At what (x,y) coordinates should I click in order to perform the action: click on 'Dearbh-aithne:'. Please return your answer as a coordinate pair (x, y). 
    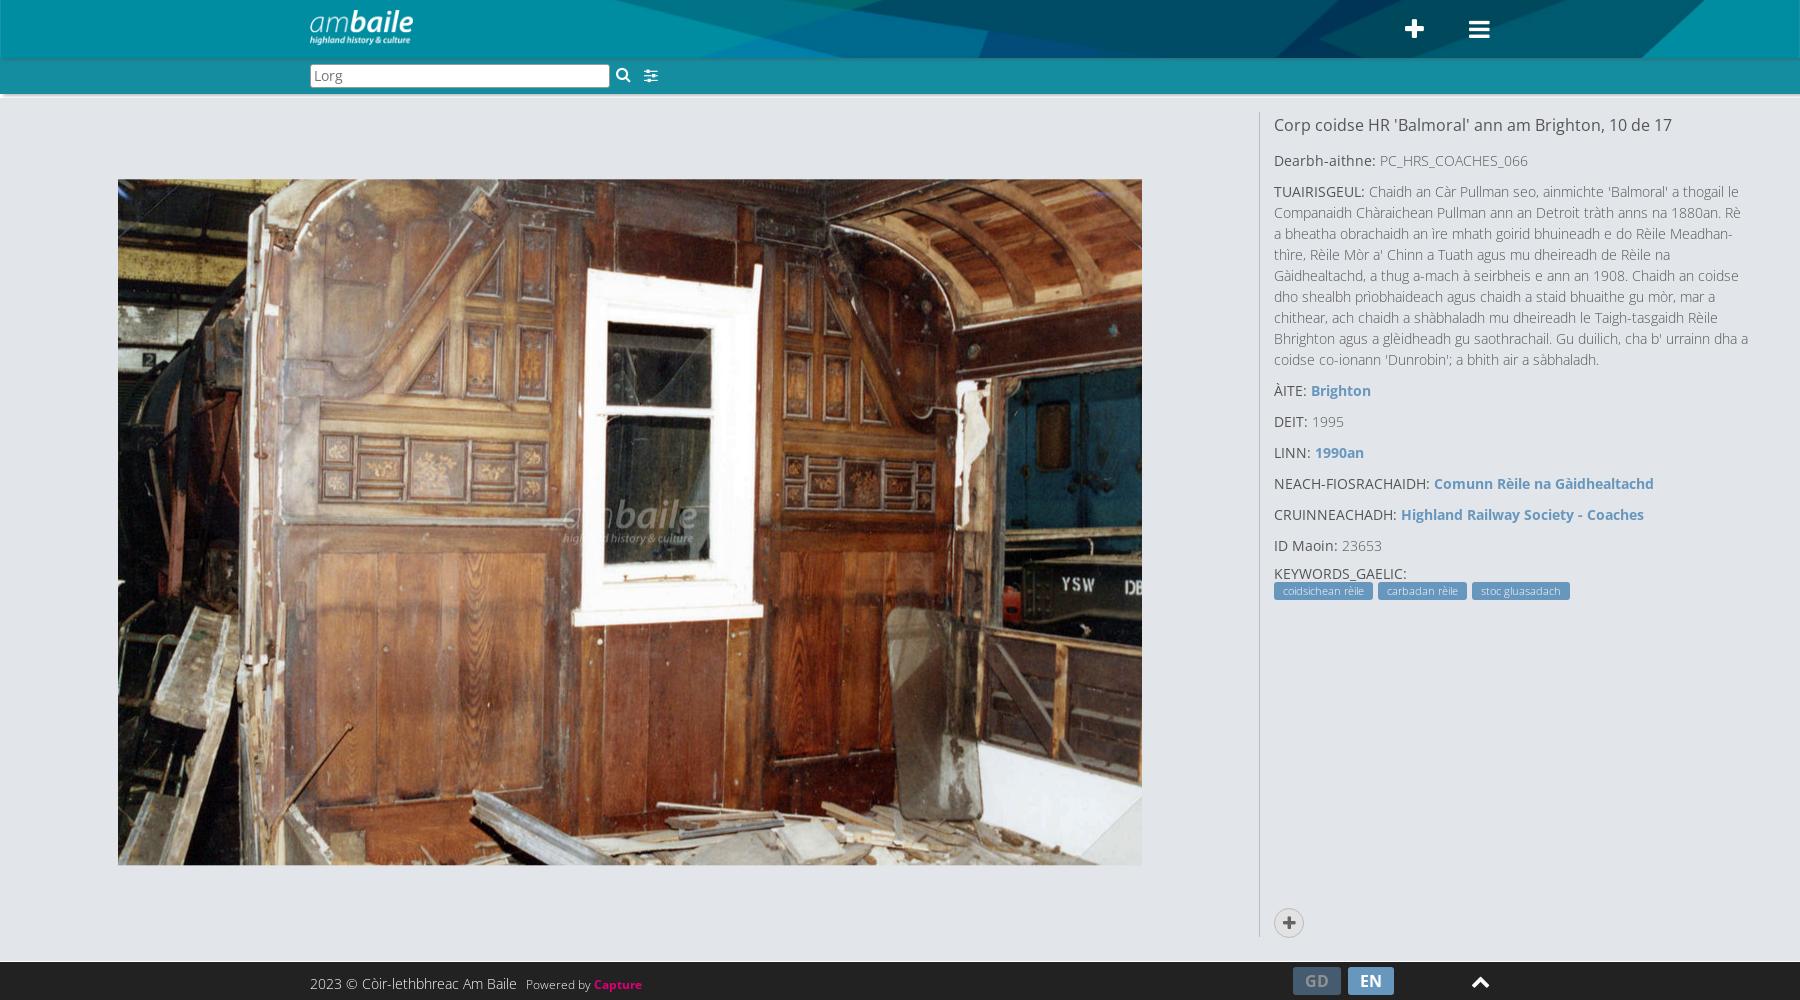
    Looking at the image, I should click on (1324, 159).